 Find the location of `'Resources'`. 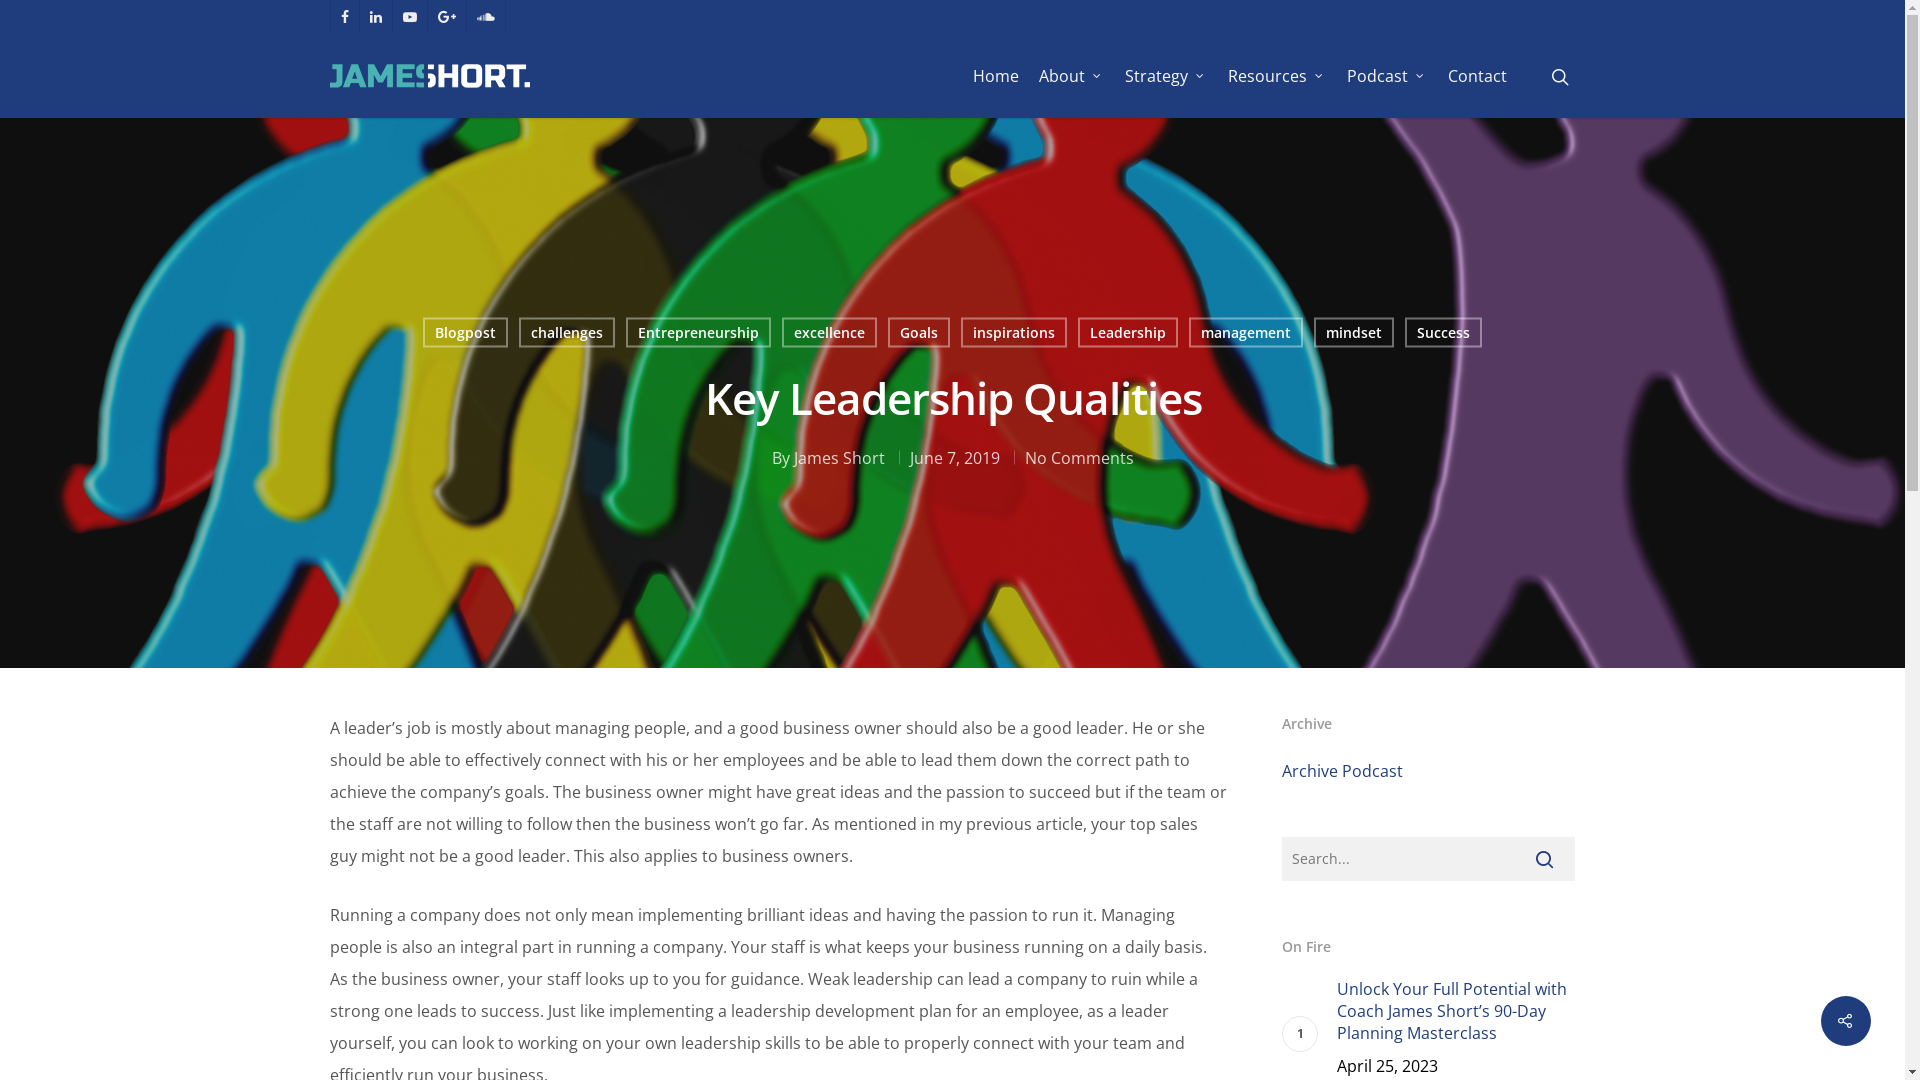

'Resources' is located at coordinates (1276, 75).